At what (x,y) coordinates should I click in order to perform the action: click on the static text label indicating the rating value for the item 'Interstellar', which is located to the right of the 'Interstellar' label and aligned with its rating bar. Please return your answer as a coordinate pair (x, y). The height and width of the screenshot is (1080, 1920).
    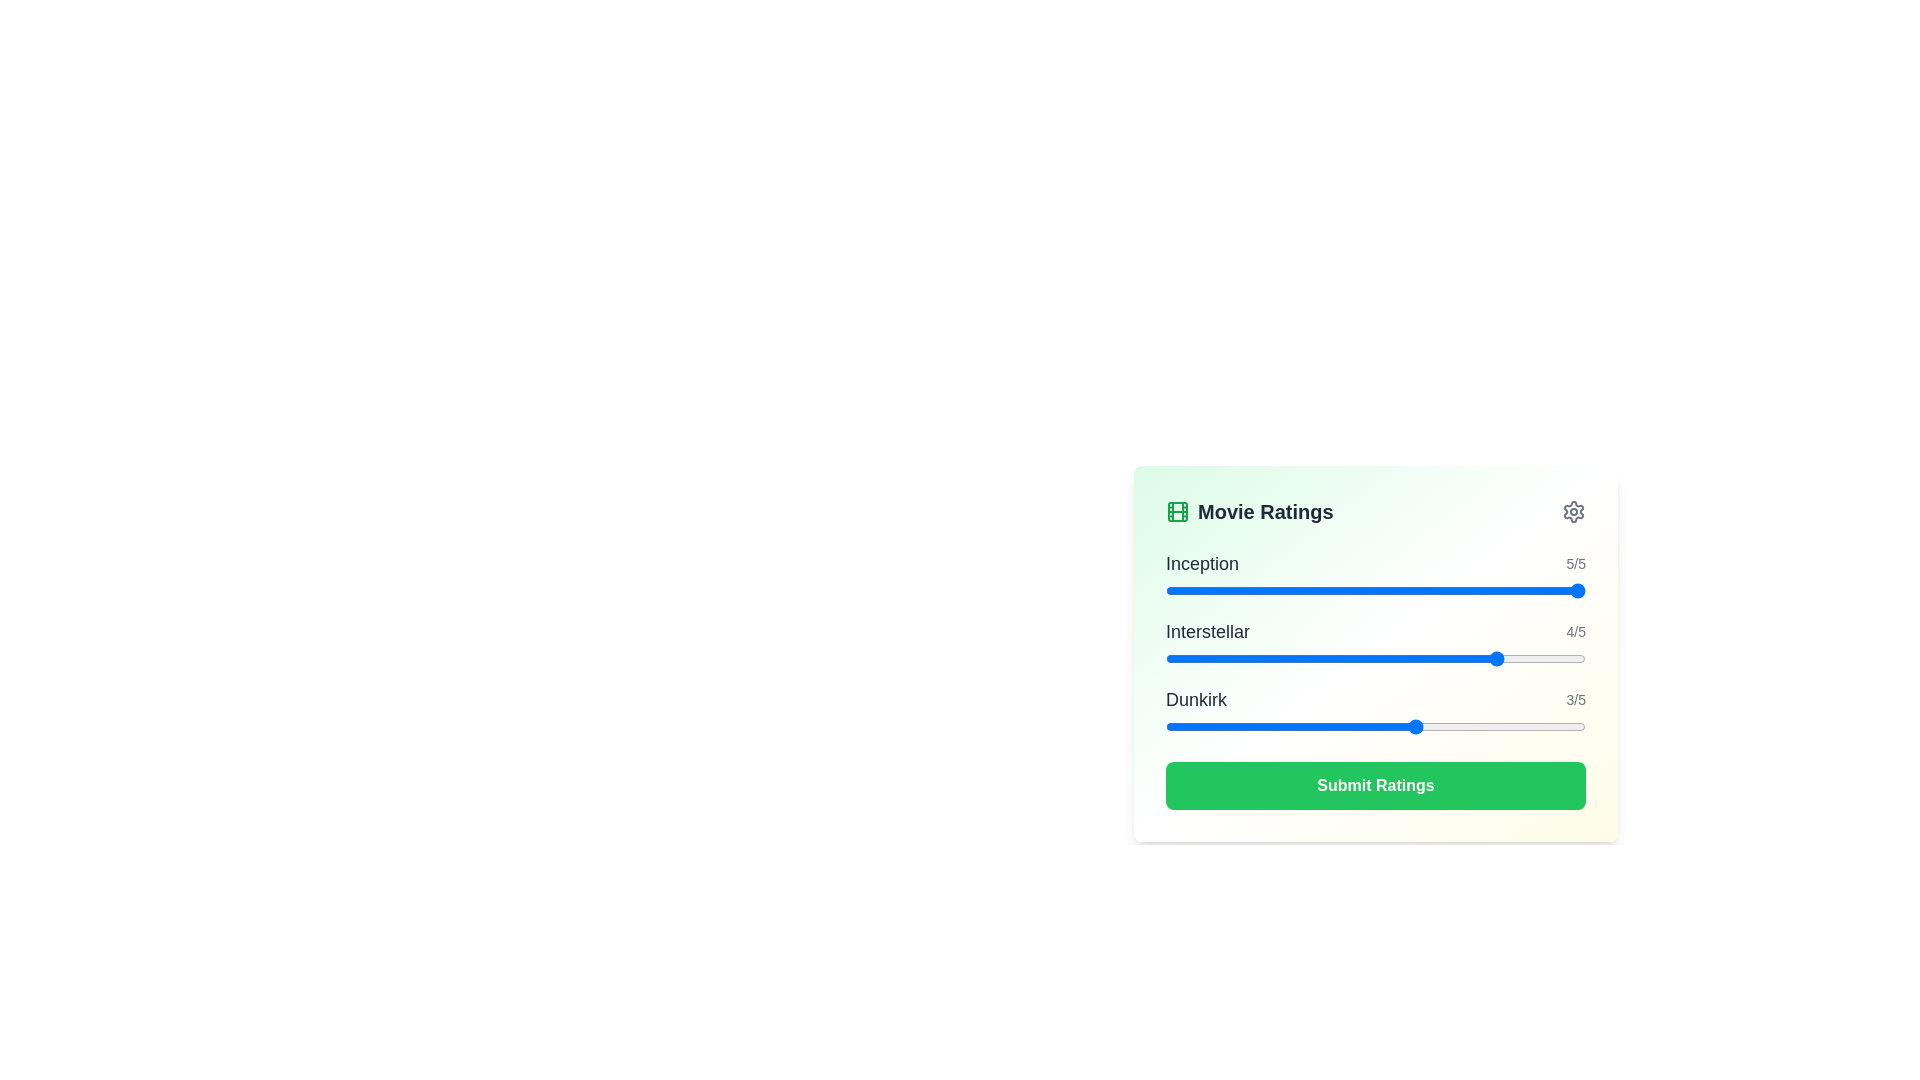
    Looking at the image, I should click on (1575, 632).